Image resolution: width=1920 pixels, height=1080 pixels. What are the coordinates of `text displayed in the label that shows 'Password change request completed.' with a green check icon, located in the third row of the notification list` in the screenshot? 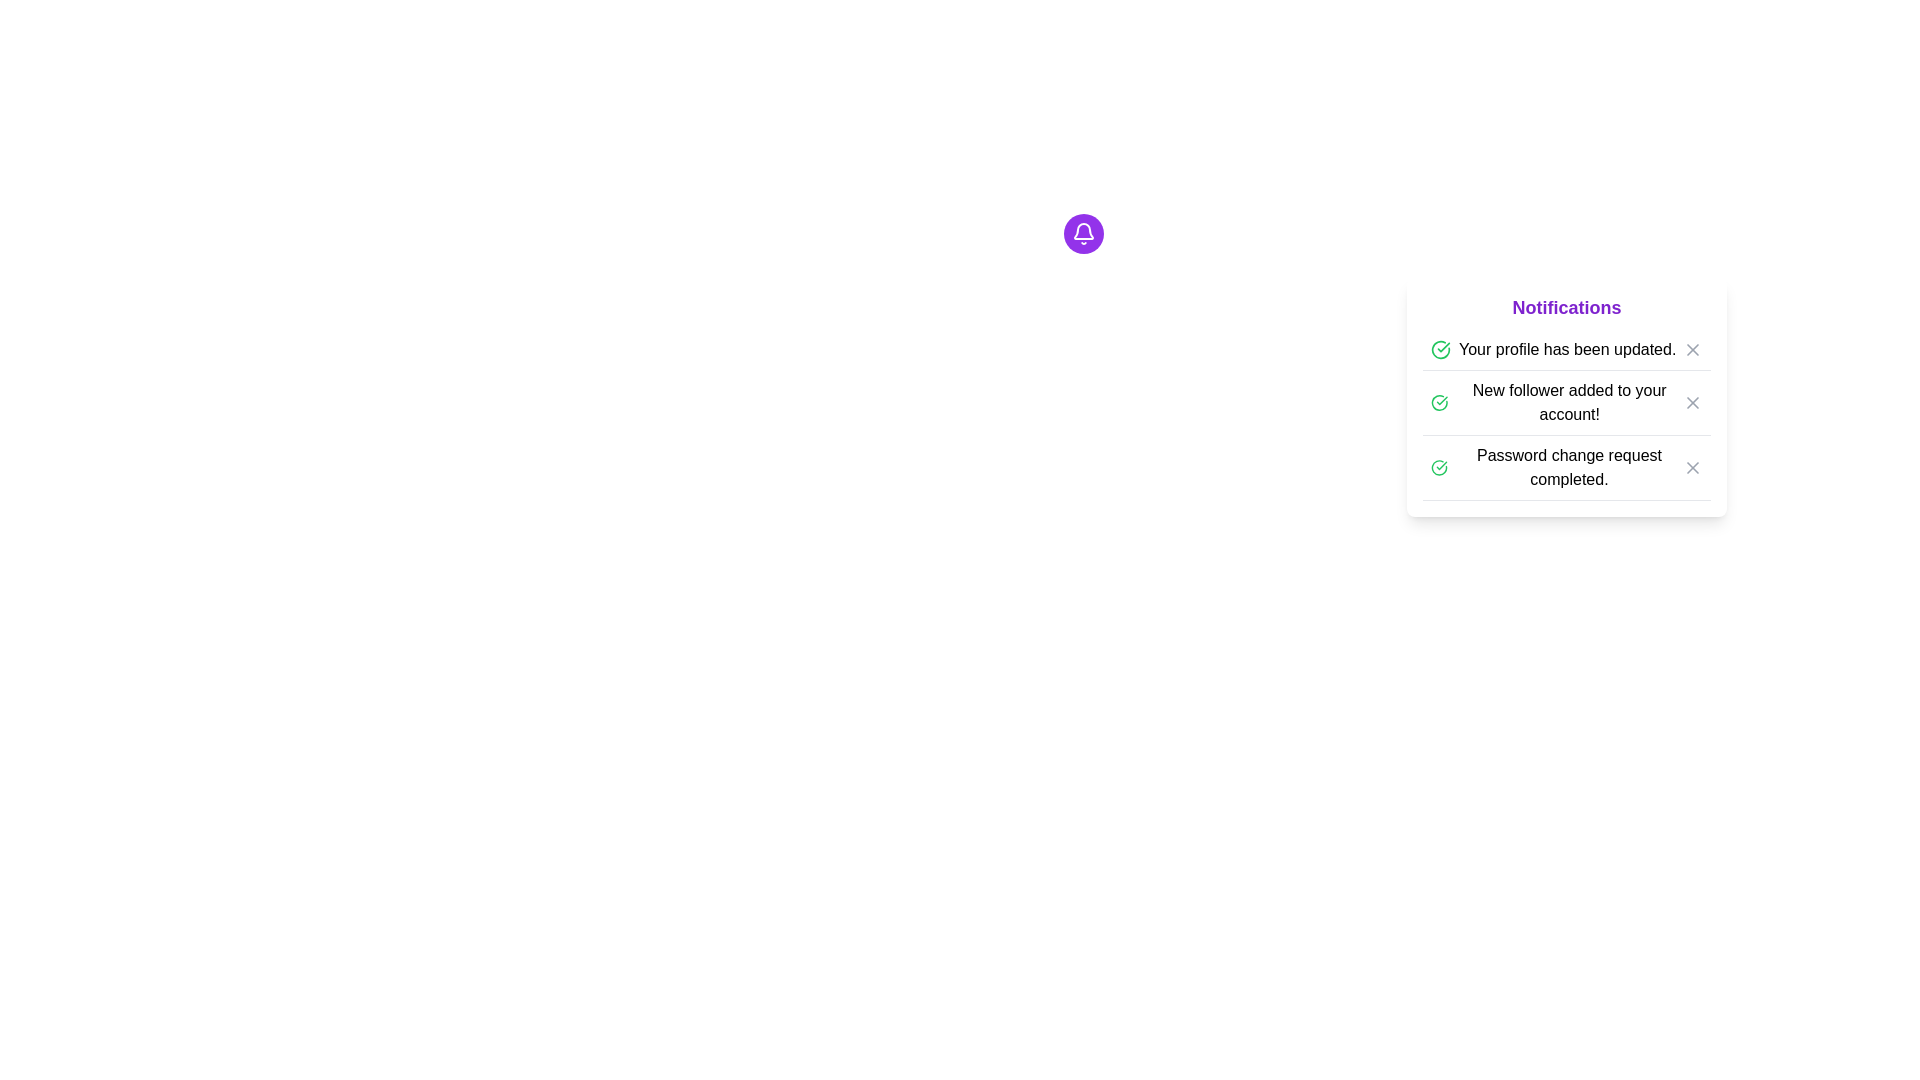 It's located at (1555, 467).